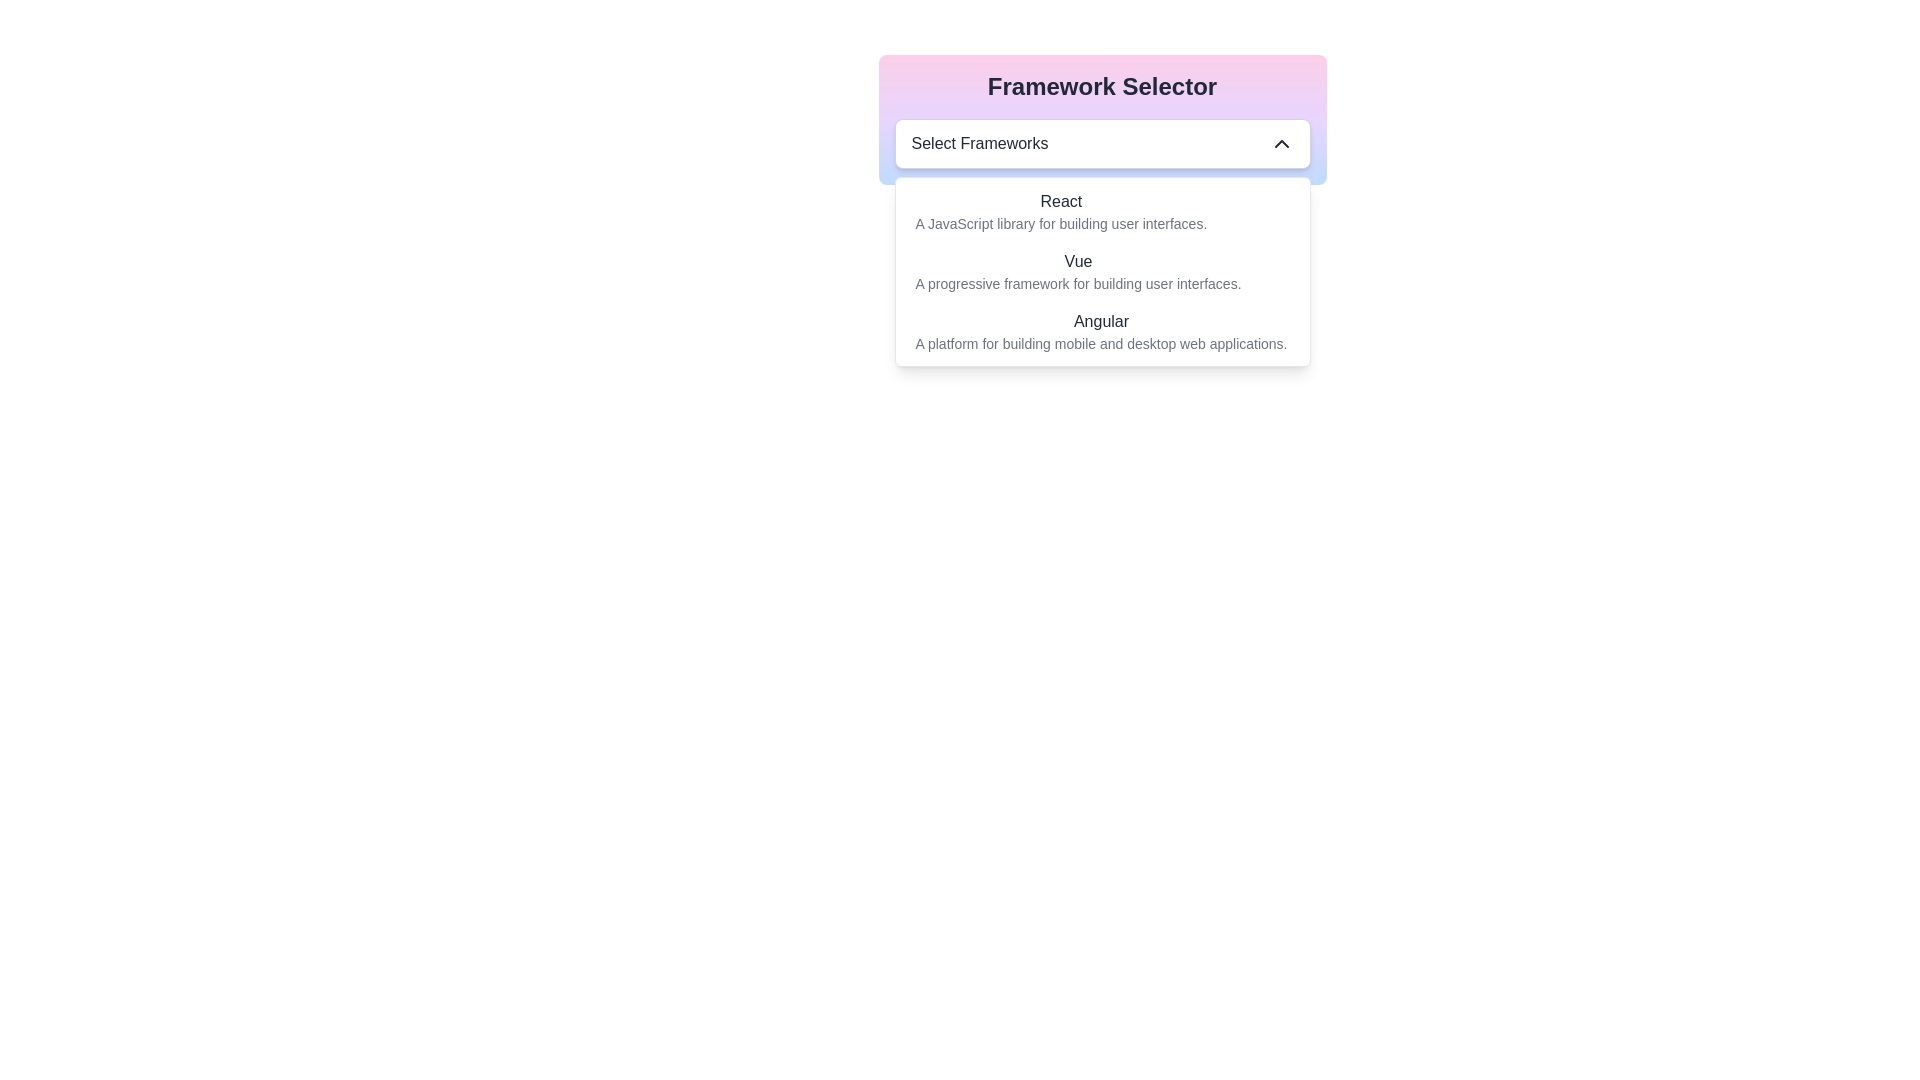  Describe the element at coordinates (1101, 330) in the screenshot. I see `the third option in the 'Framework Selector' dropdown menu` at that location.